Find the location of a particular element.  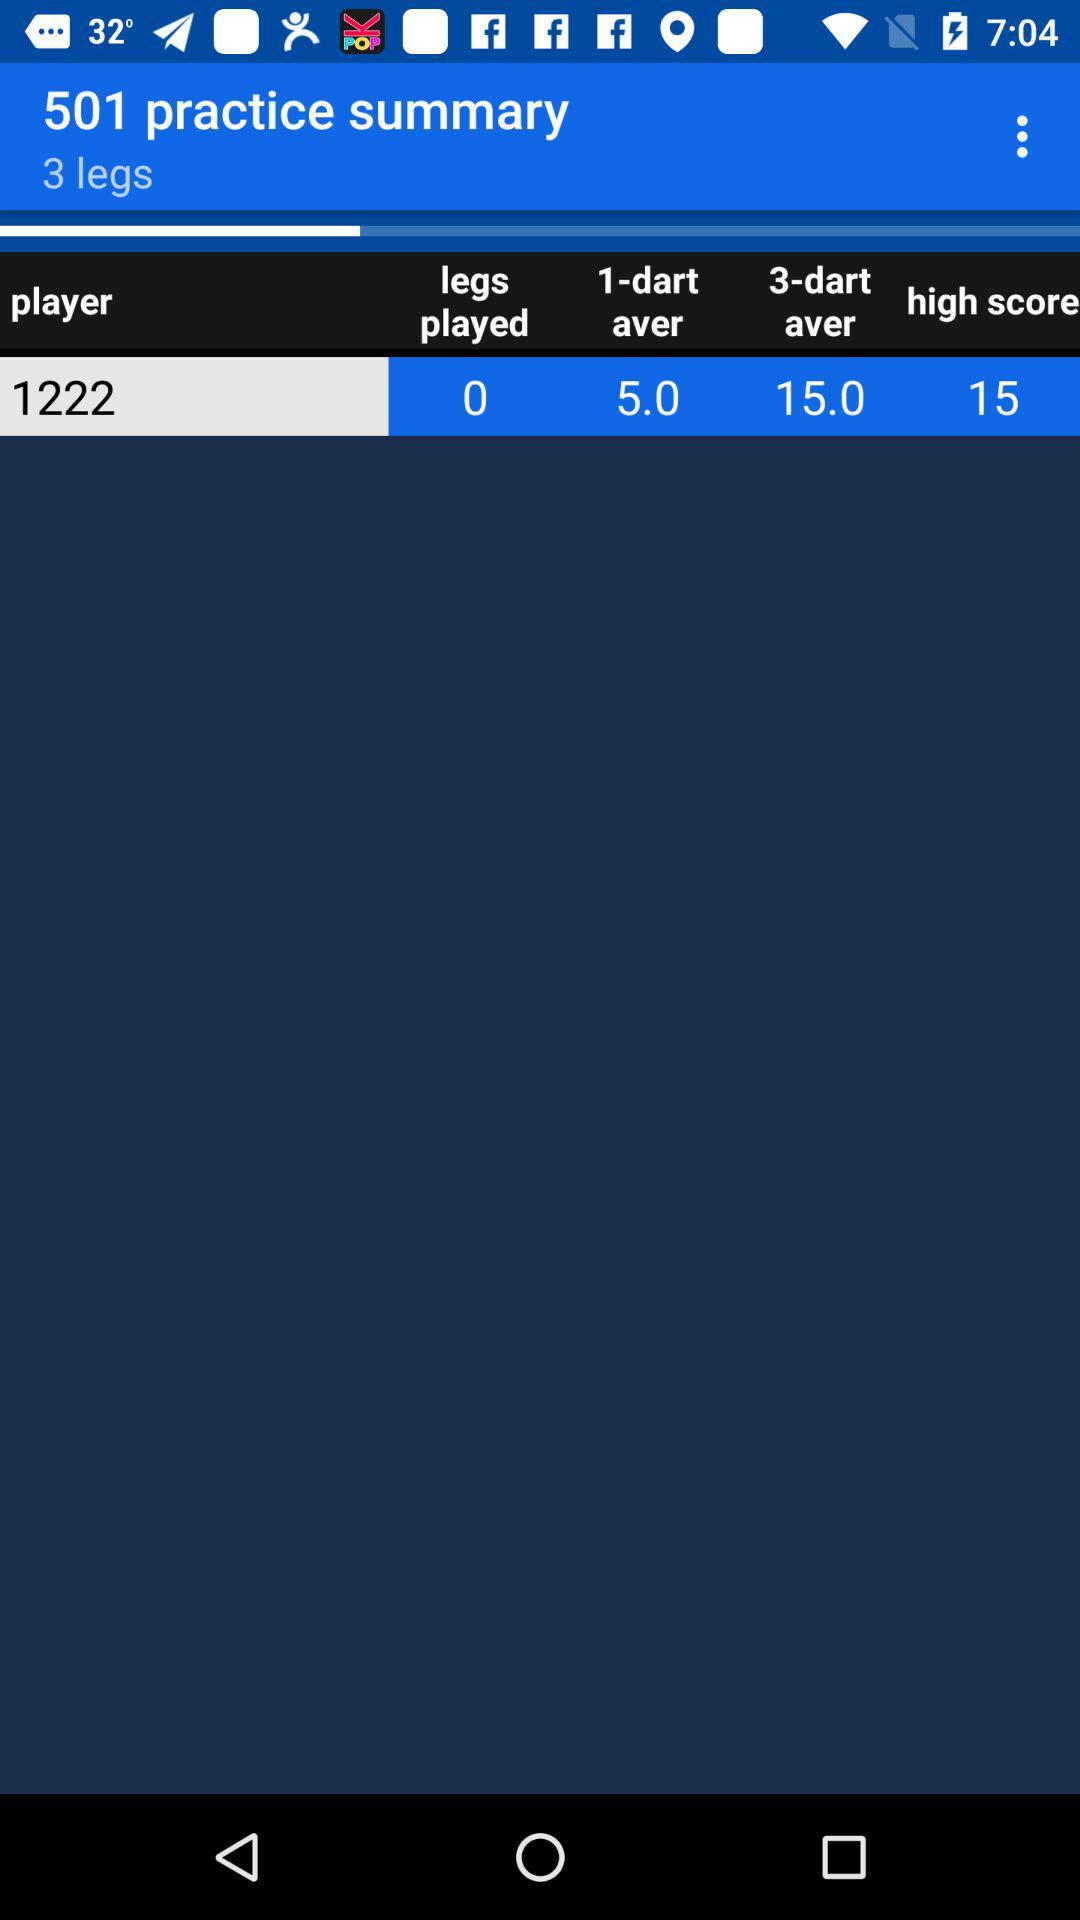

1222 item is located at coordinates (166, 396).